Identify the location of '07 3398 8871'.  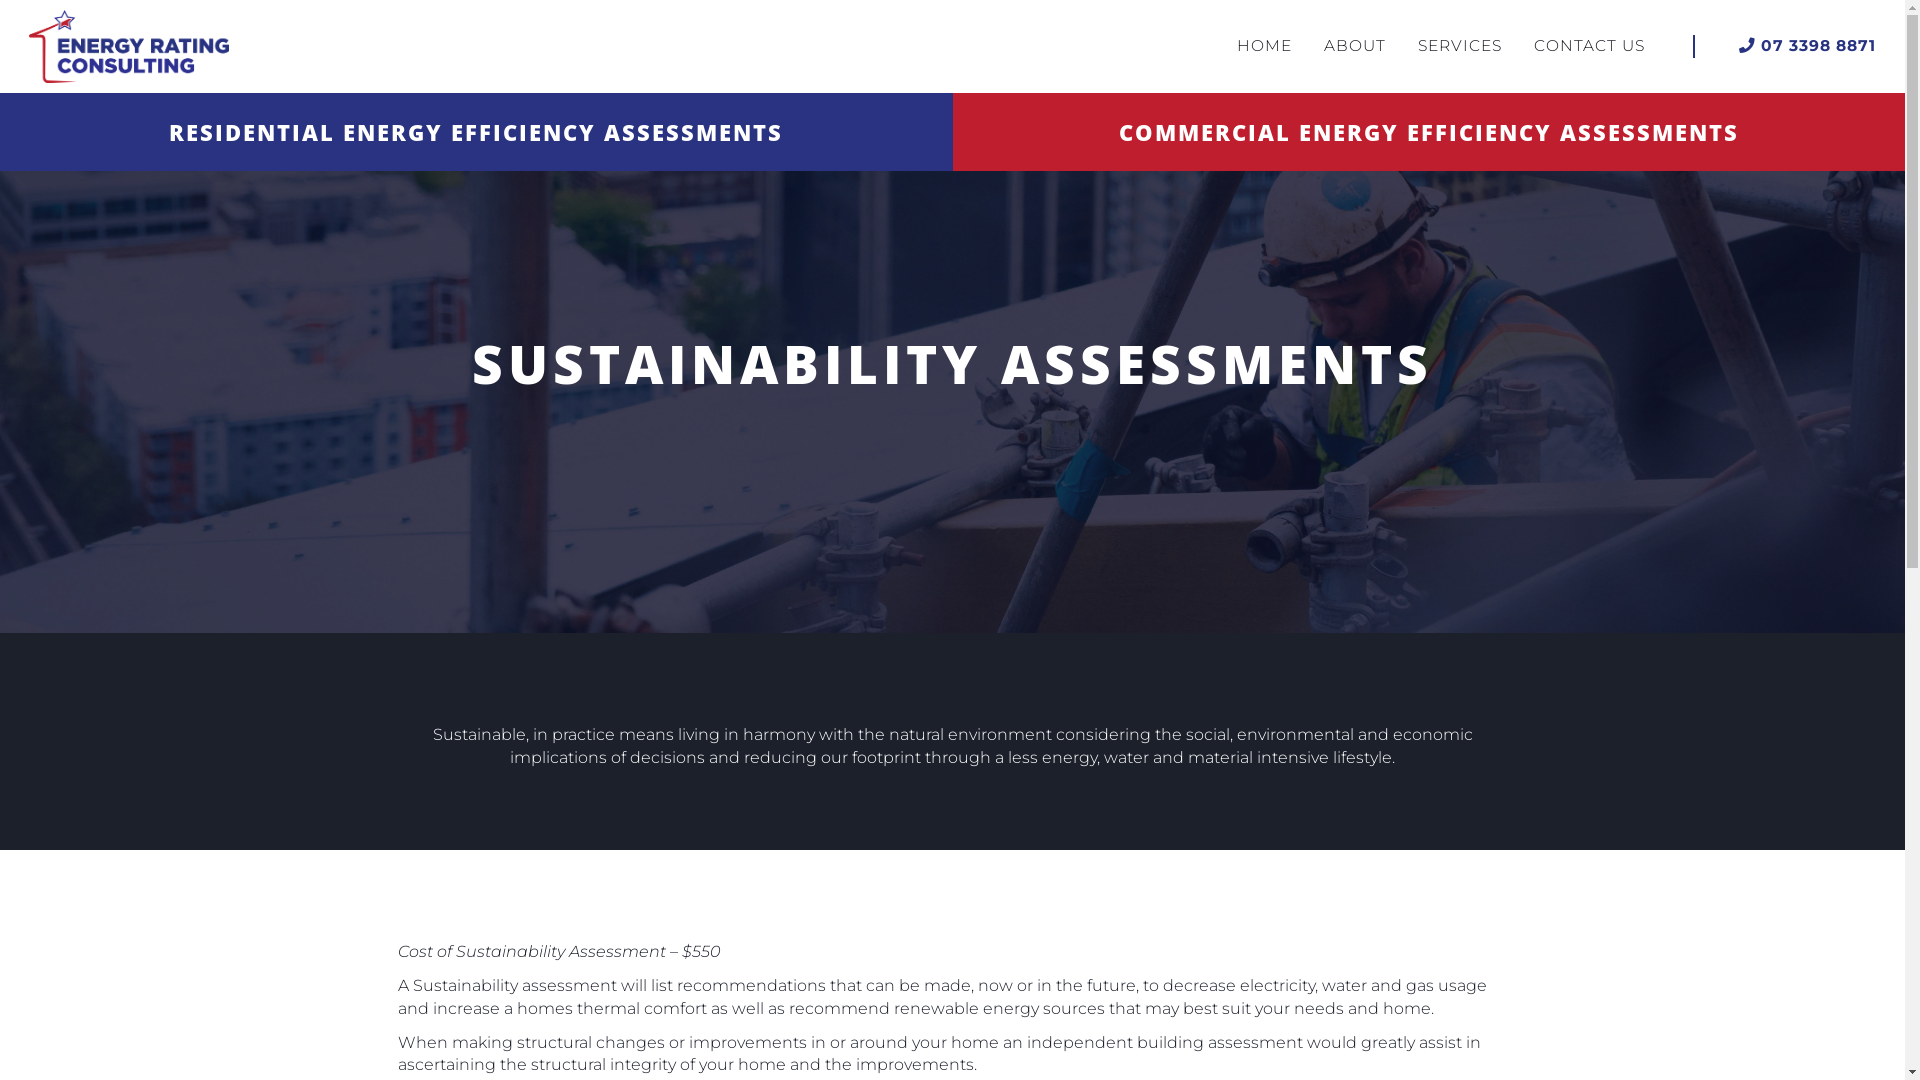
(1807, 45).